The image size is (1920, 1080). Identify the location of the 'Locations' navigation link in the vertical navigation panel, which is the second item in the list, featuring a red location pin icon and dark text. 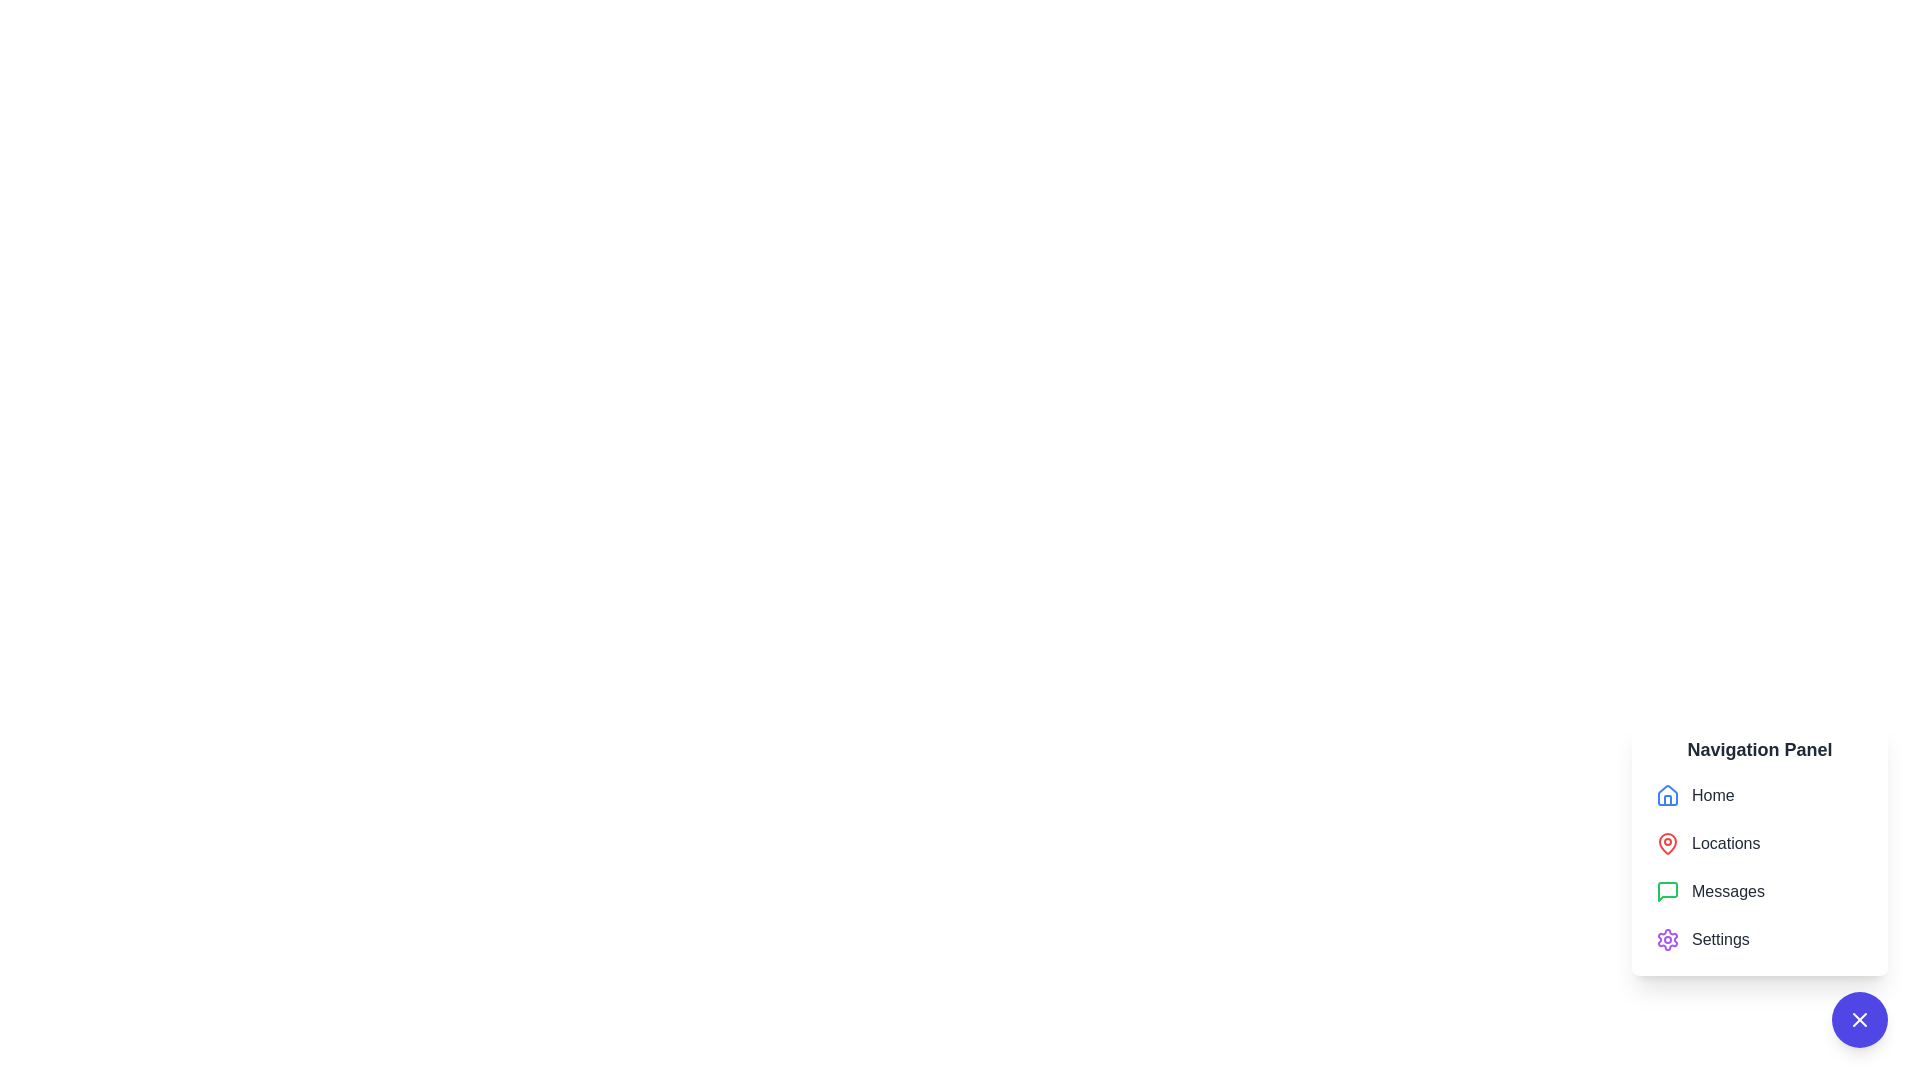
(1760, 848).